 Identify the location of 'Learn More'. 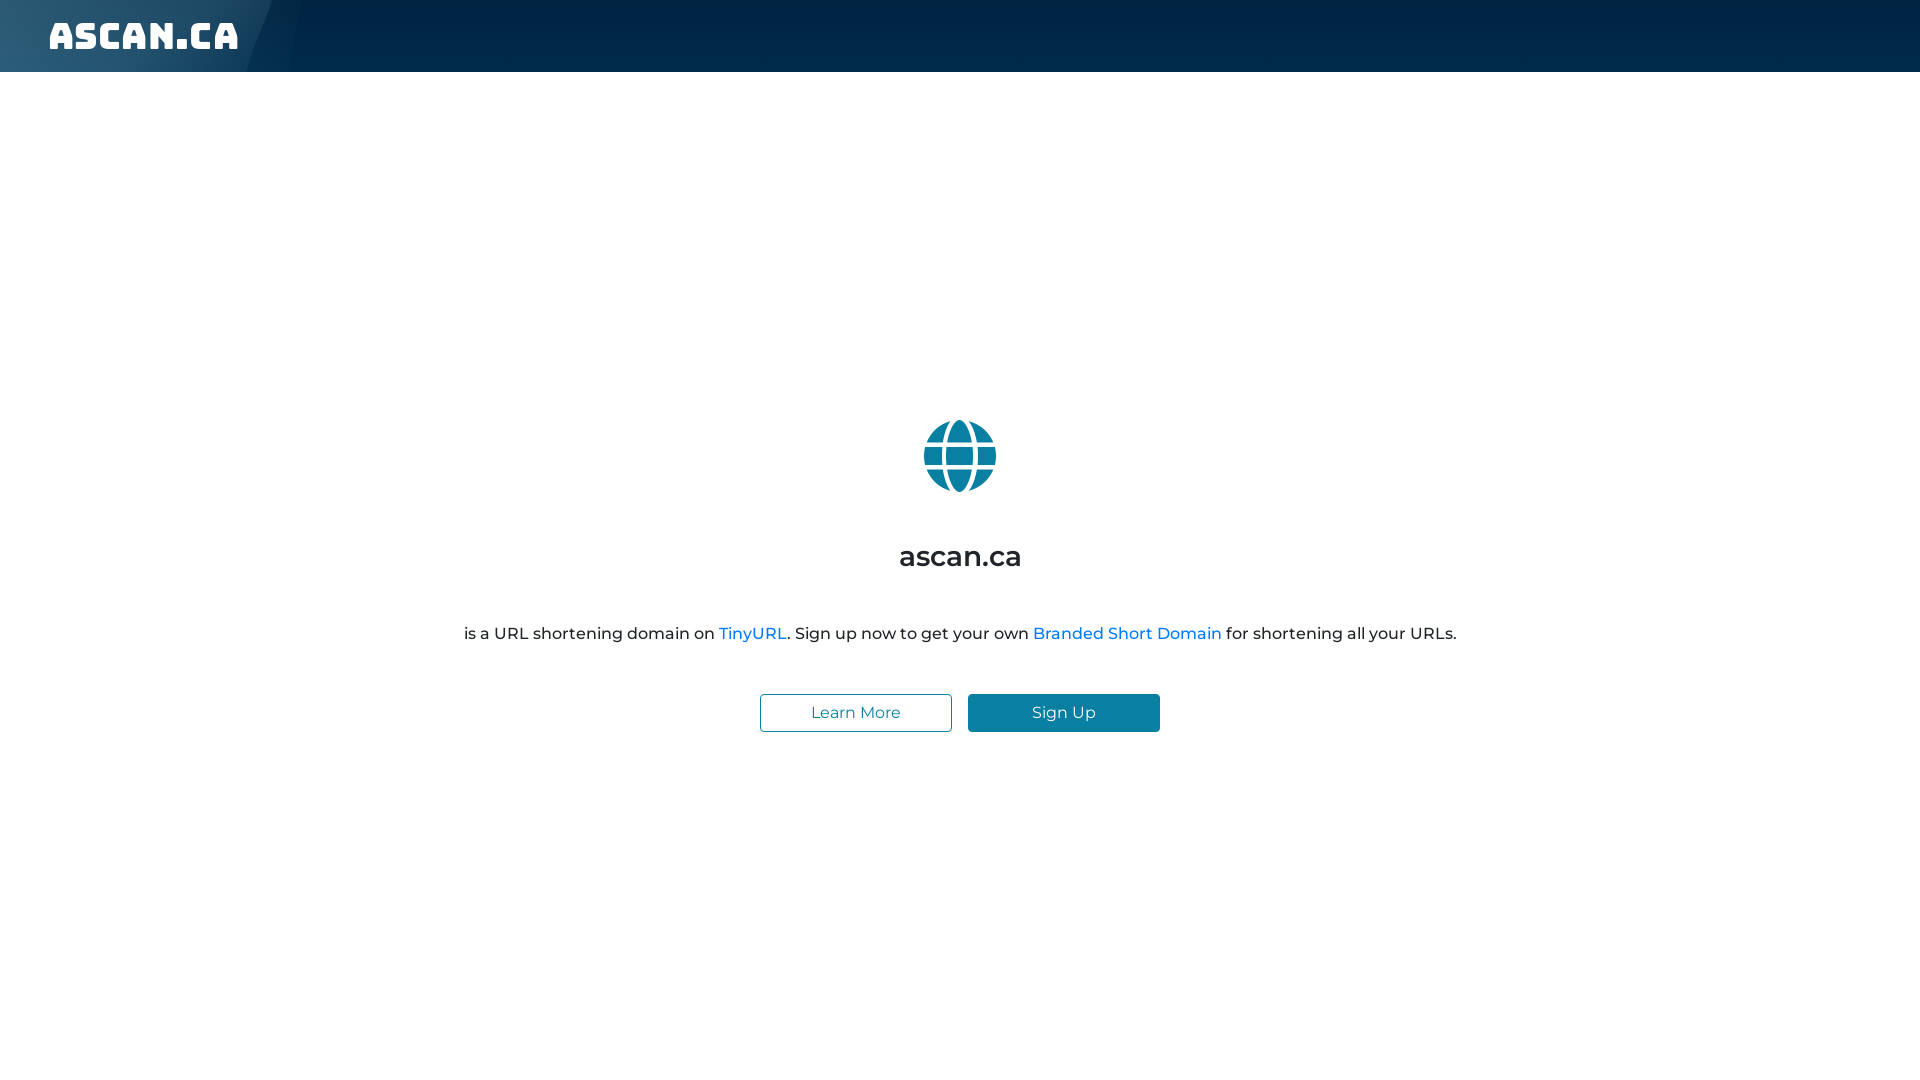
(855, 712).